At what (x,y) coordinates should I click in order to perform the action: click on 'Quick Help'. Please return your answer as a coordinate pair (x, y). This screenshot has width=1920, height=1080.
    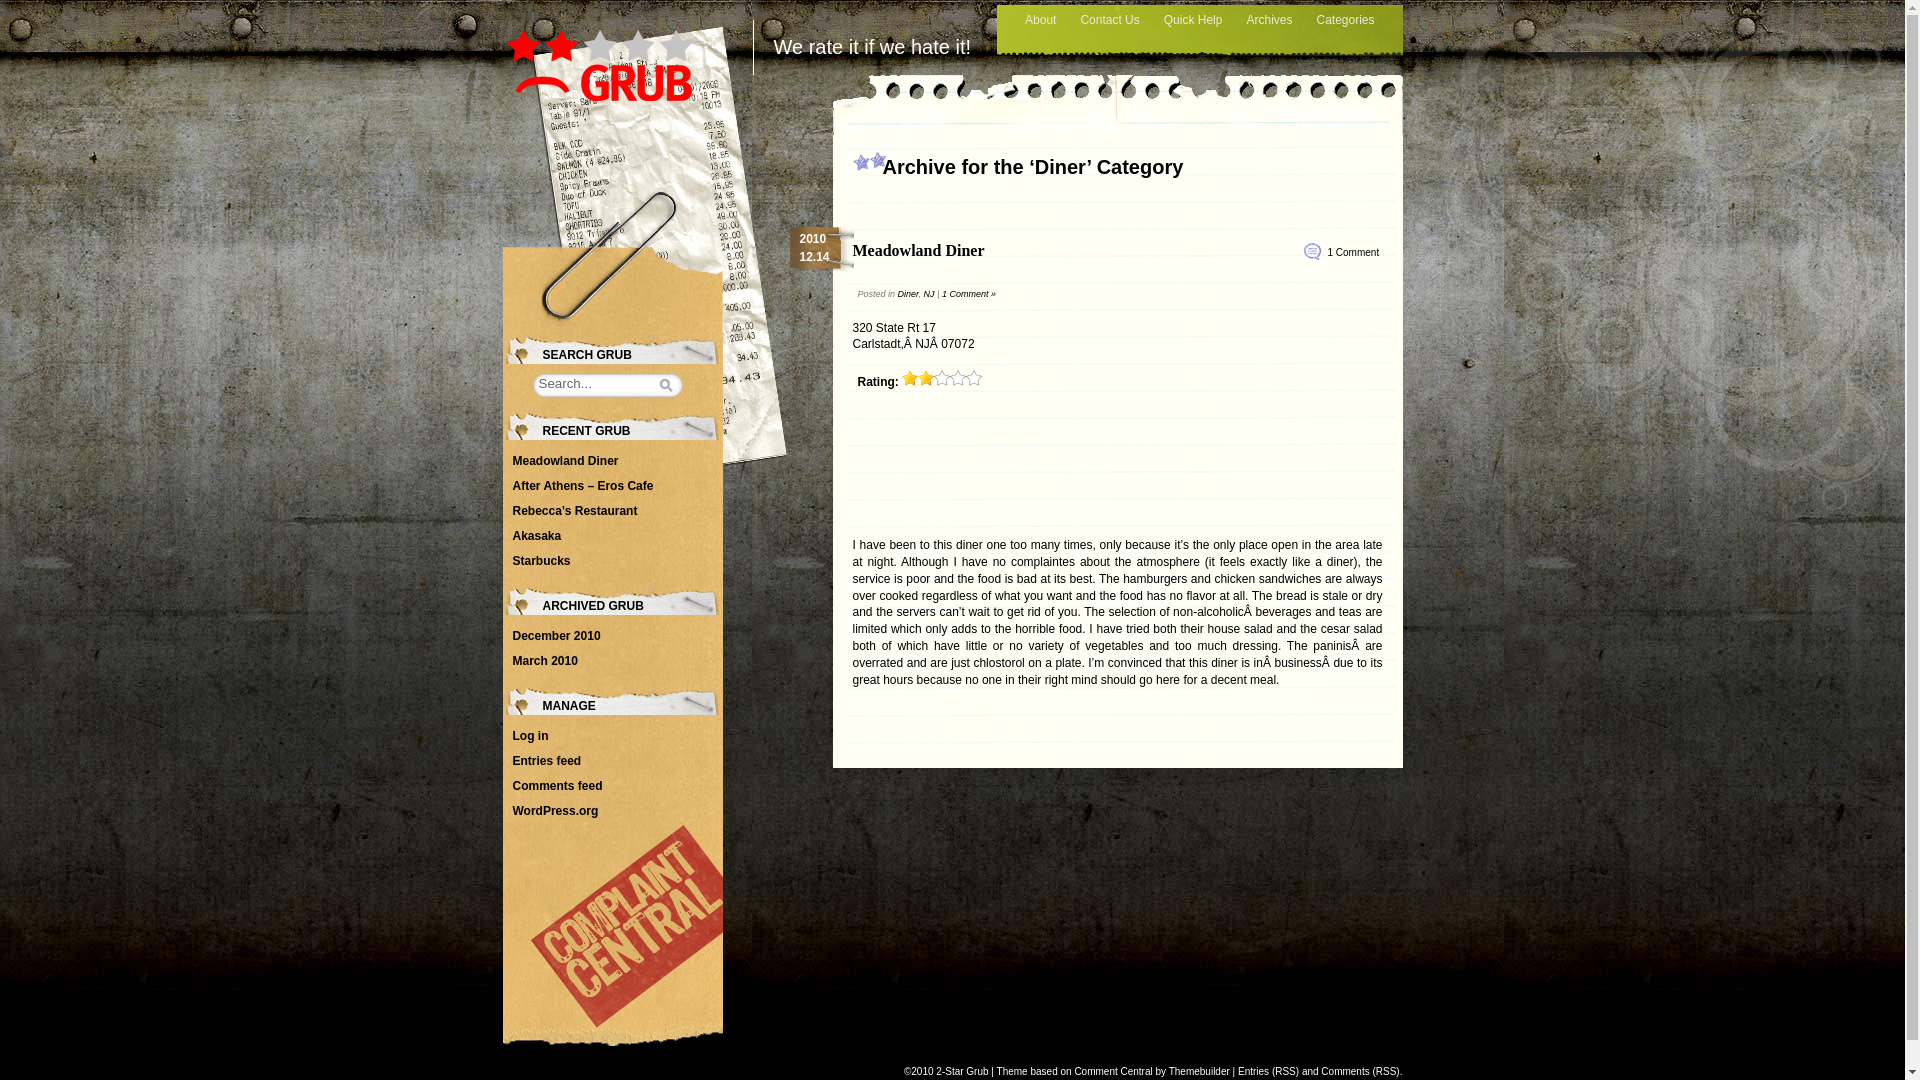
    Looking at the image, I should click on (1152, 20).